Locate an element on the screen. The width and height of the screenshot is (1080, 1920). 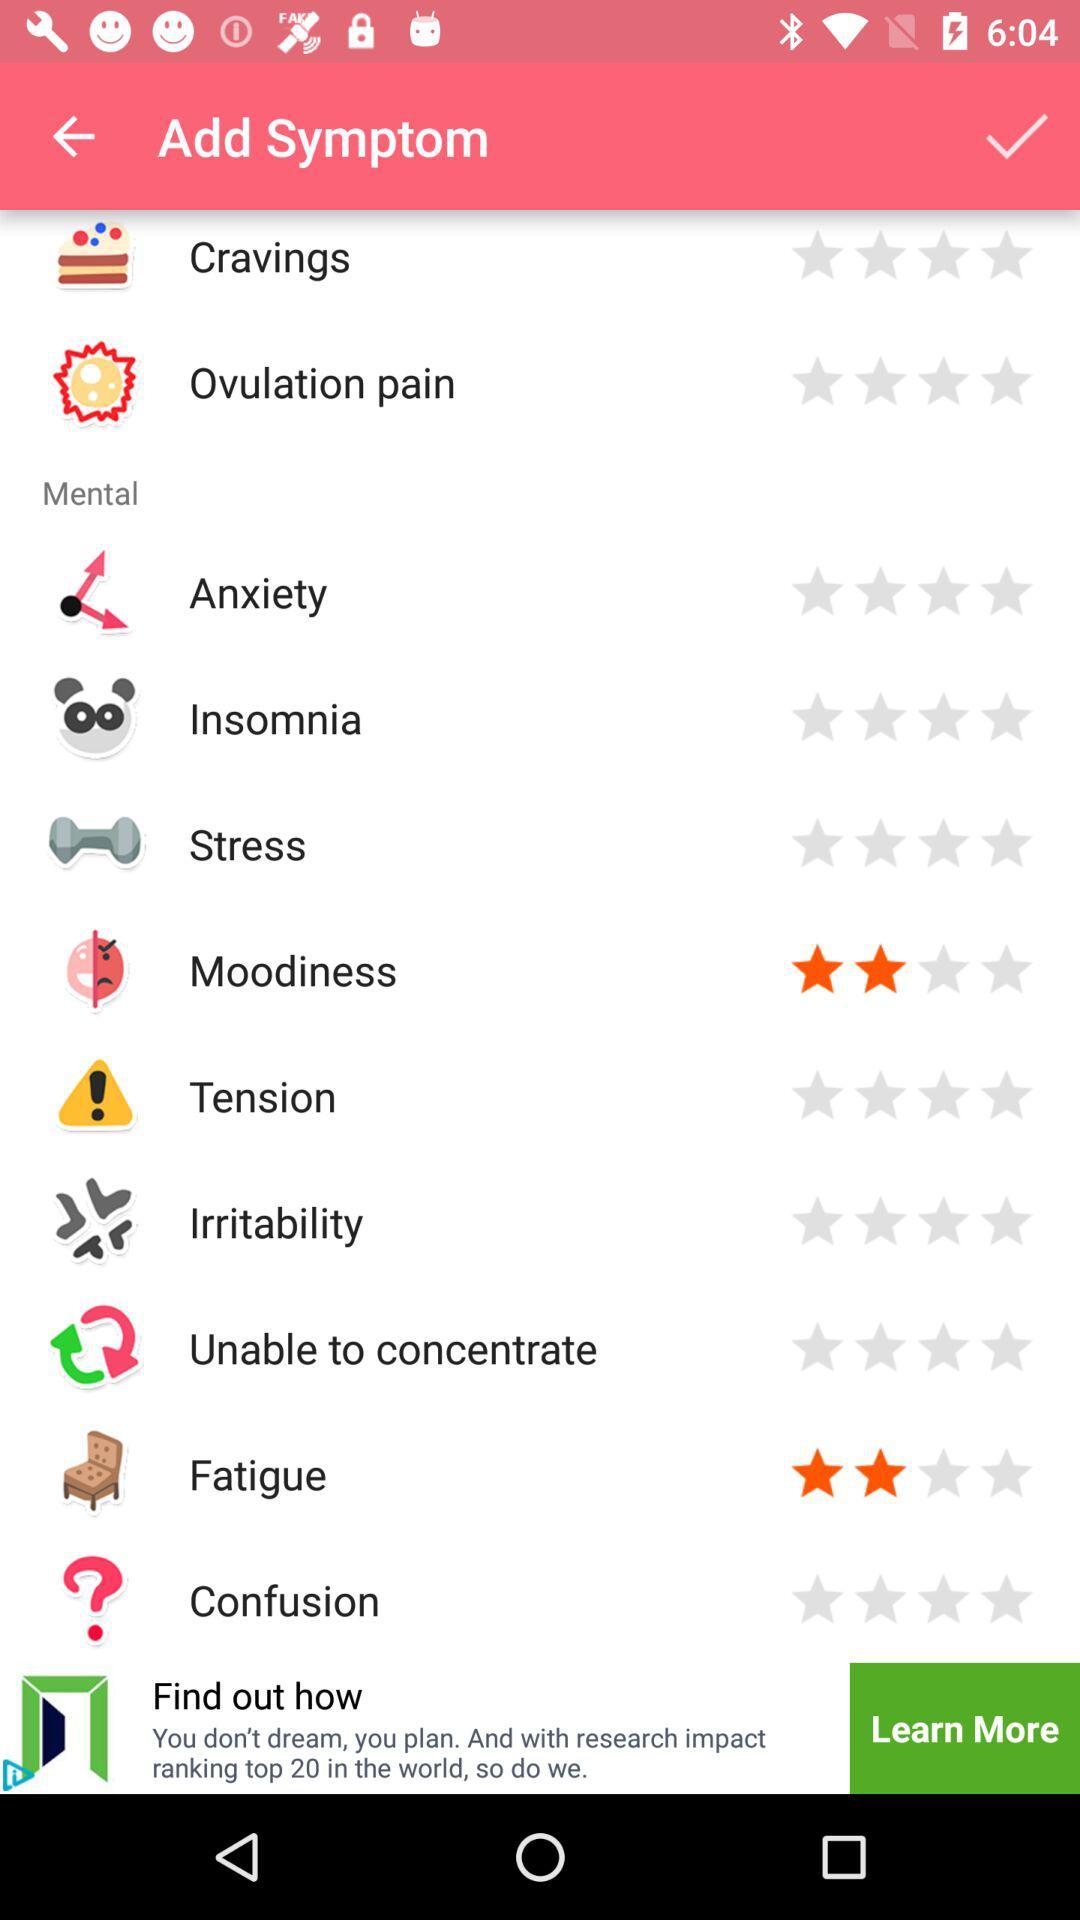
single star for anxiety is located at coordinates (817, 590).